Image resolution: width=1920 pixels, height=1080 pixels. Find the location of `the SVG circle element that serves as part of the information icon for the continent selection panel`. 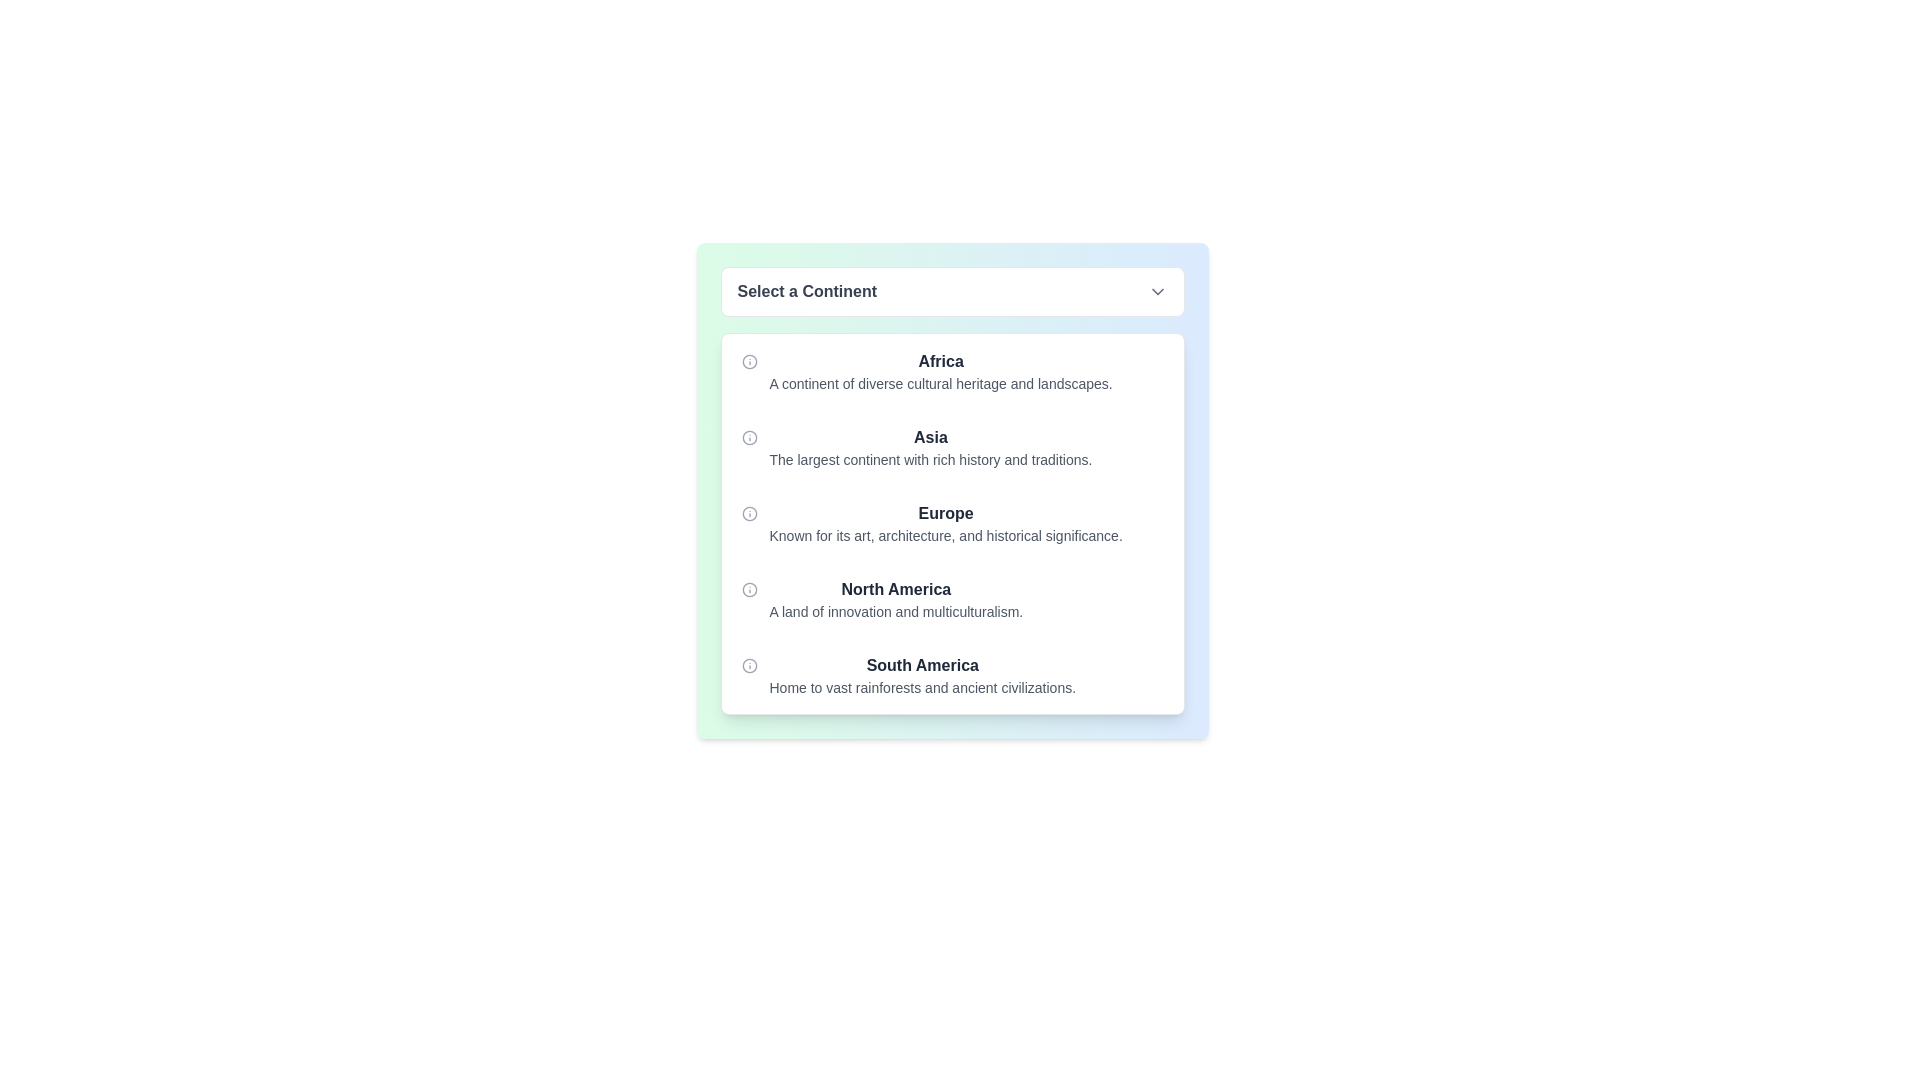

the SVG circle element that serves as part of the information icon for the continent selection panel is located at coordinates (748, 512).